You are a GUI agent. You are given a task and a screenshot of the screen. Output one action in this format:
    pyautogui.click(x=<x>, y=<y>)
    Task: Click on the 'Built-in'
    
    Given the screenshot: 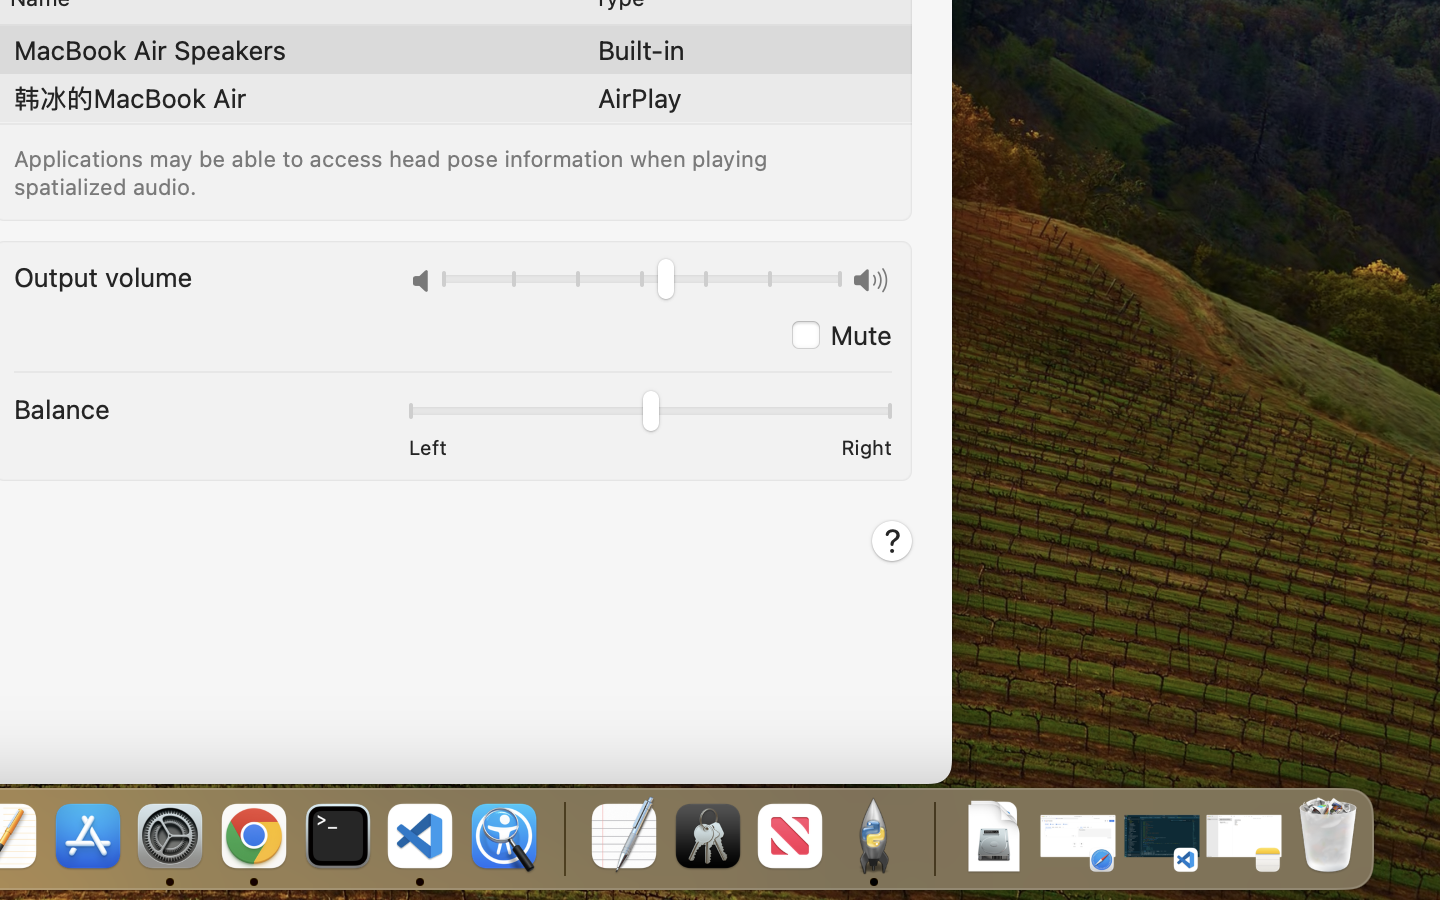 What is the action you would take?
    pyautogui.click(x=639, y=49)
    